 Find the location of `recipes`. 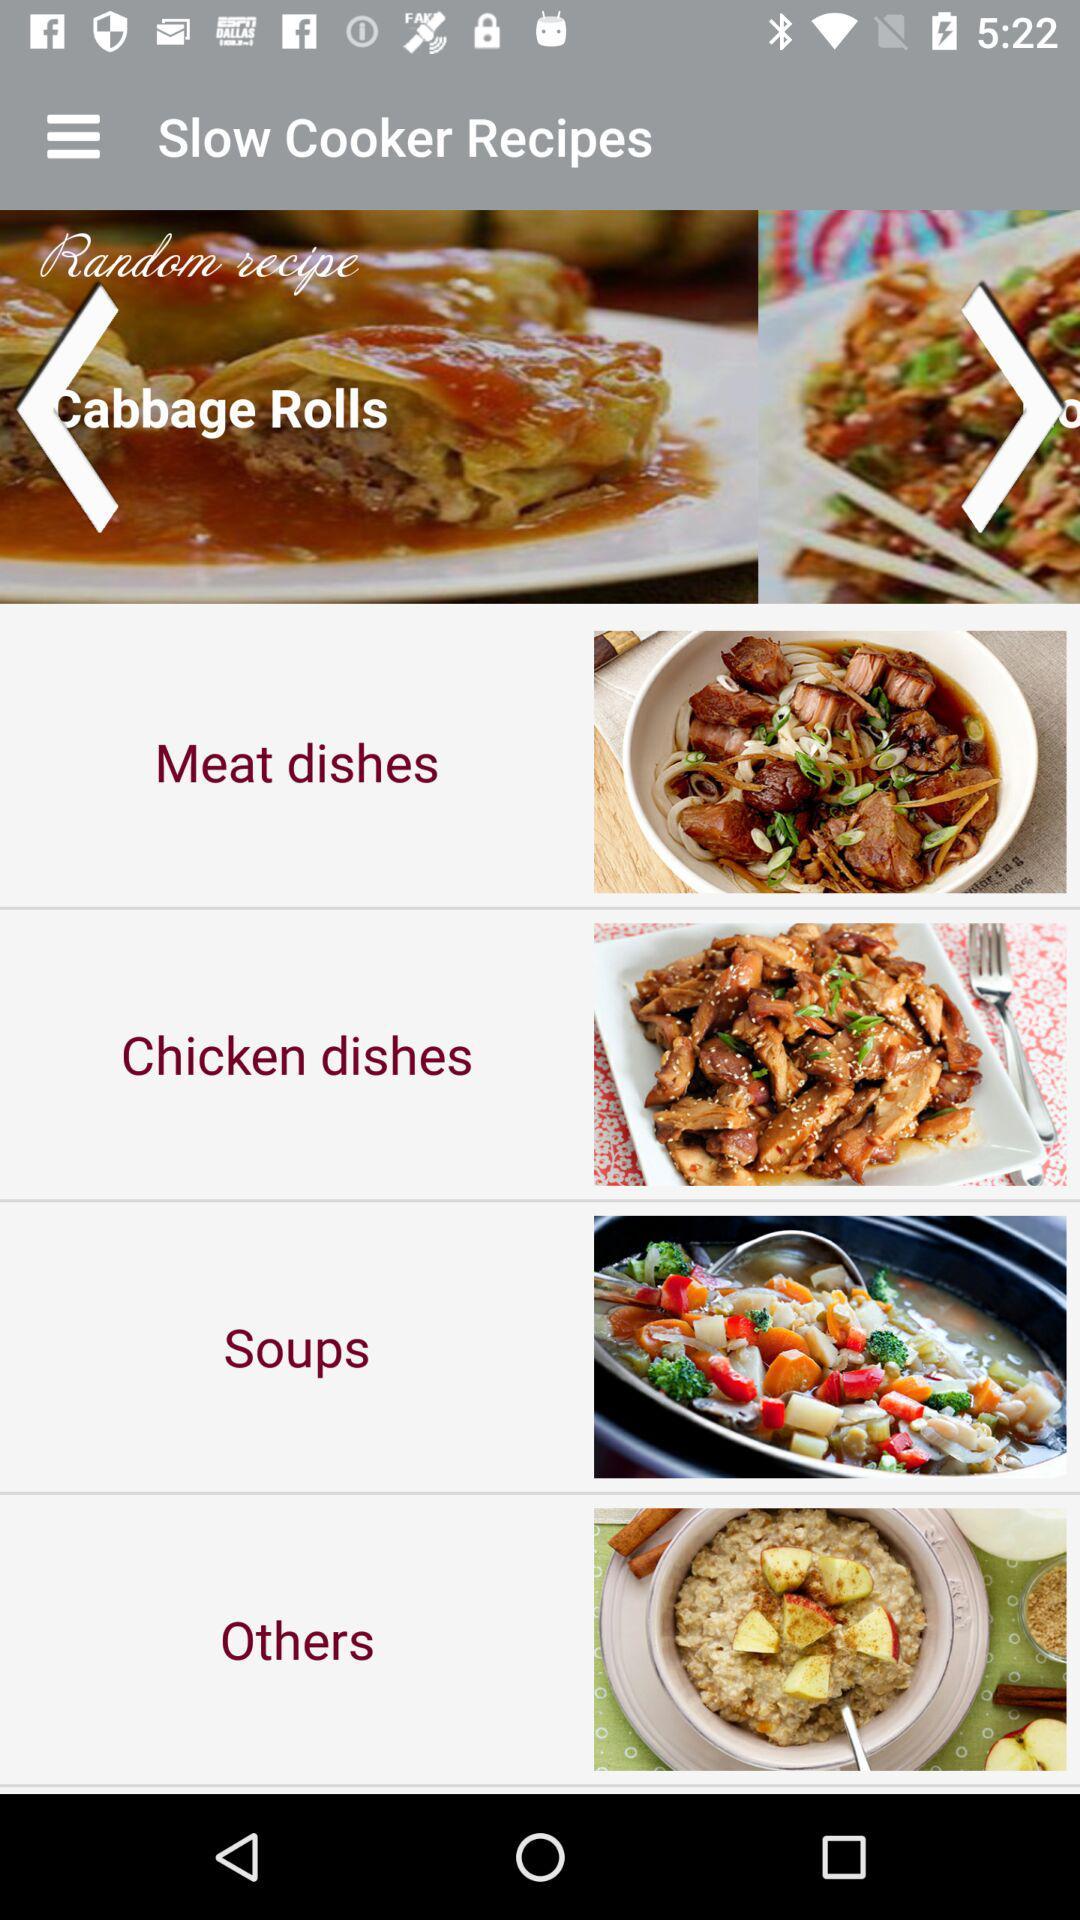

recipes is located at coordinates (540, 405).